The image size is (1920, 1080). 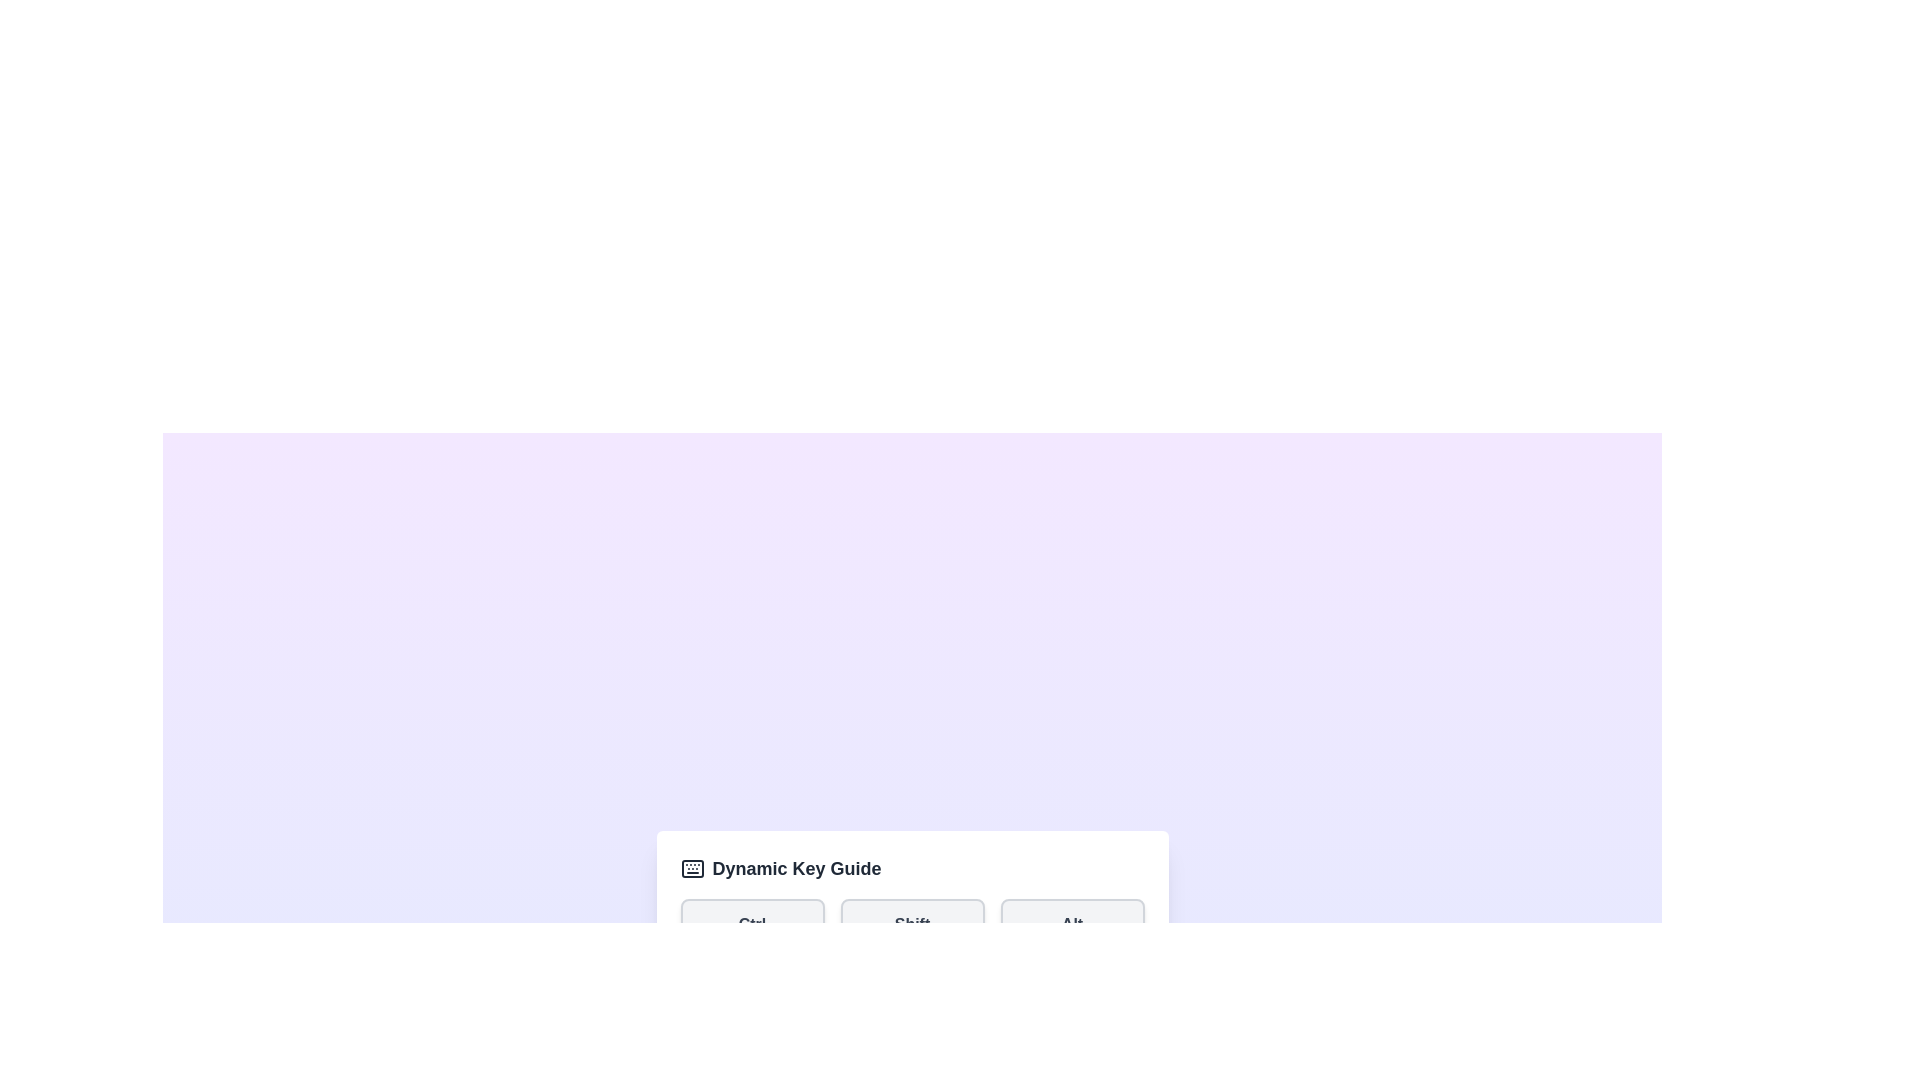 I want to click on the decorative icon located to the left of the 'Dynamic Key Guide' text in the header section, so click(x=692, y=867).